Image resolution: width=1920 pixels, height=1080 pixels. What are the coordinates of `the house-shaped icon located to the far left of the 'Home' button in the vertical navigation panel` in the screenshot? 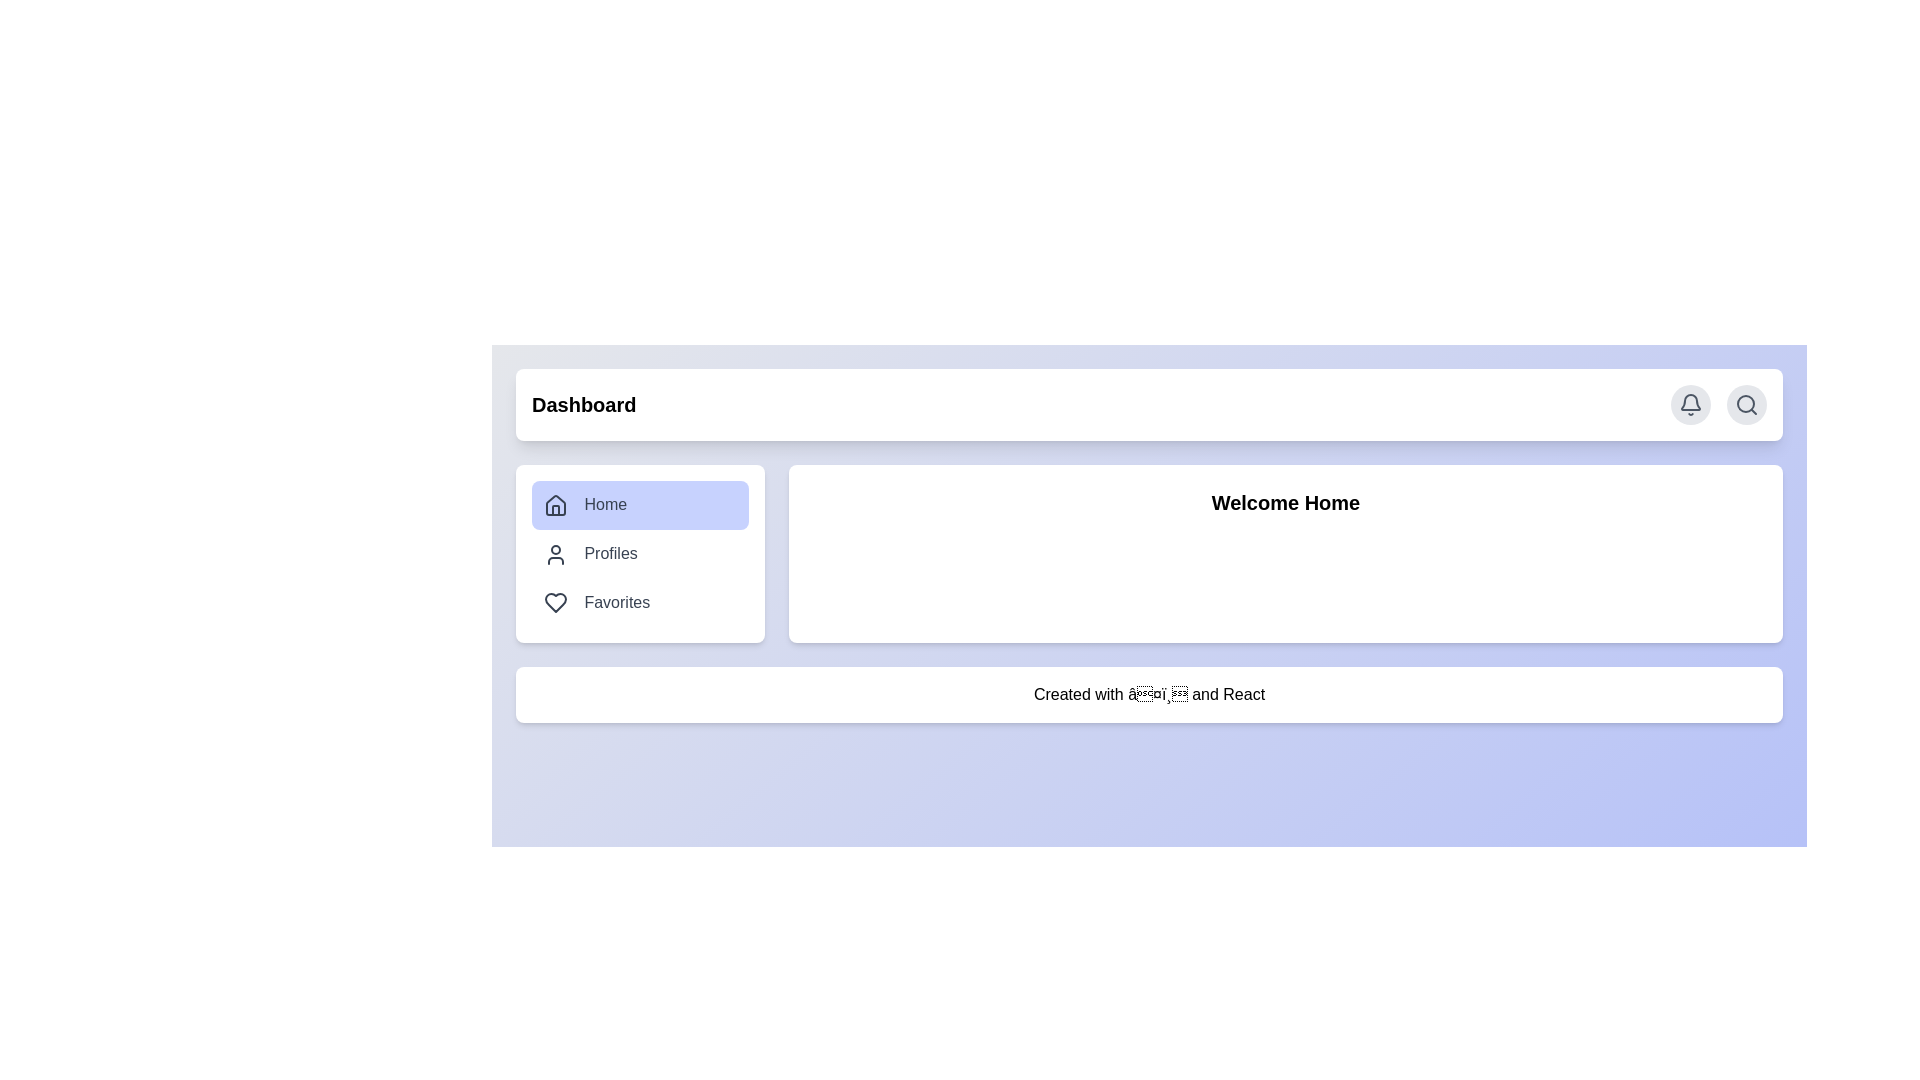 It's located at (556, 504).